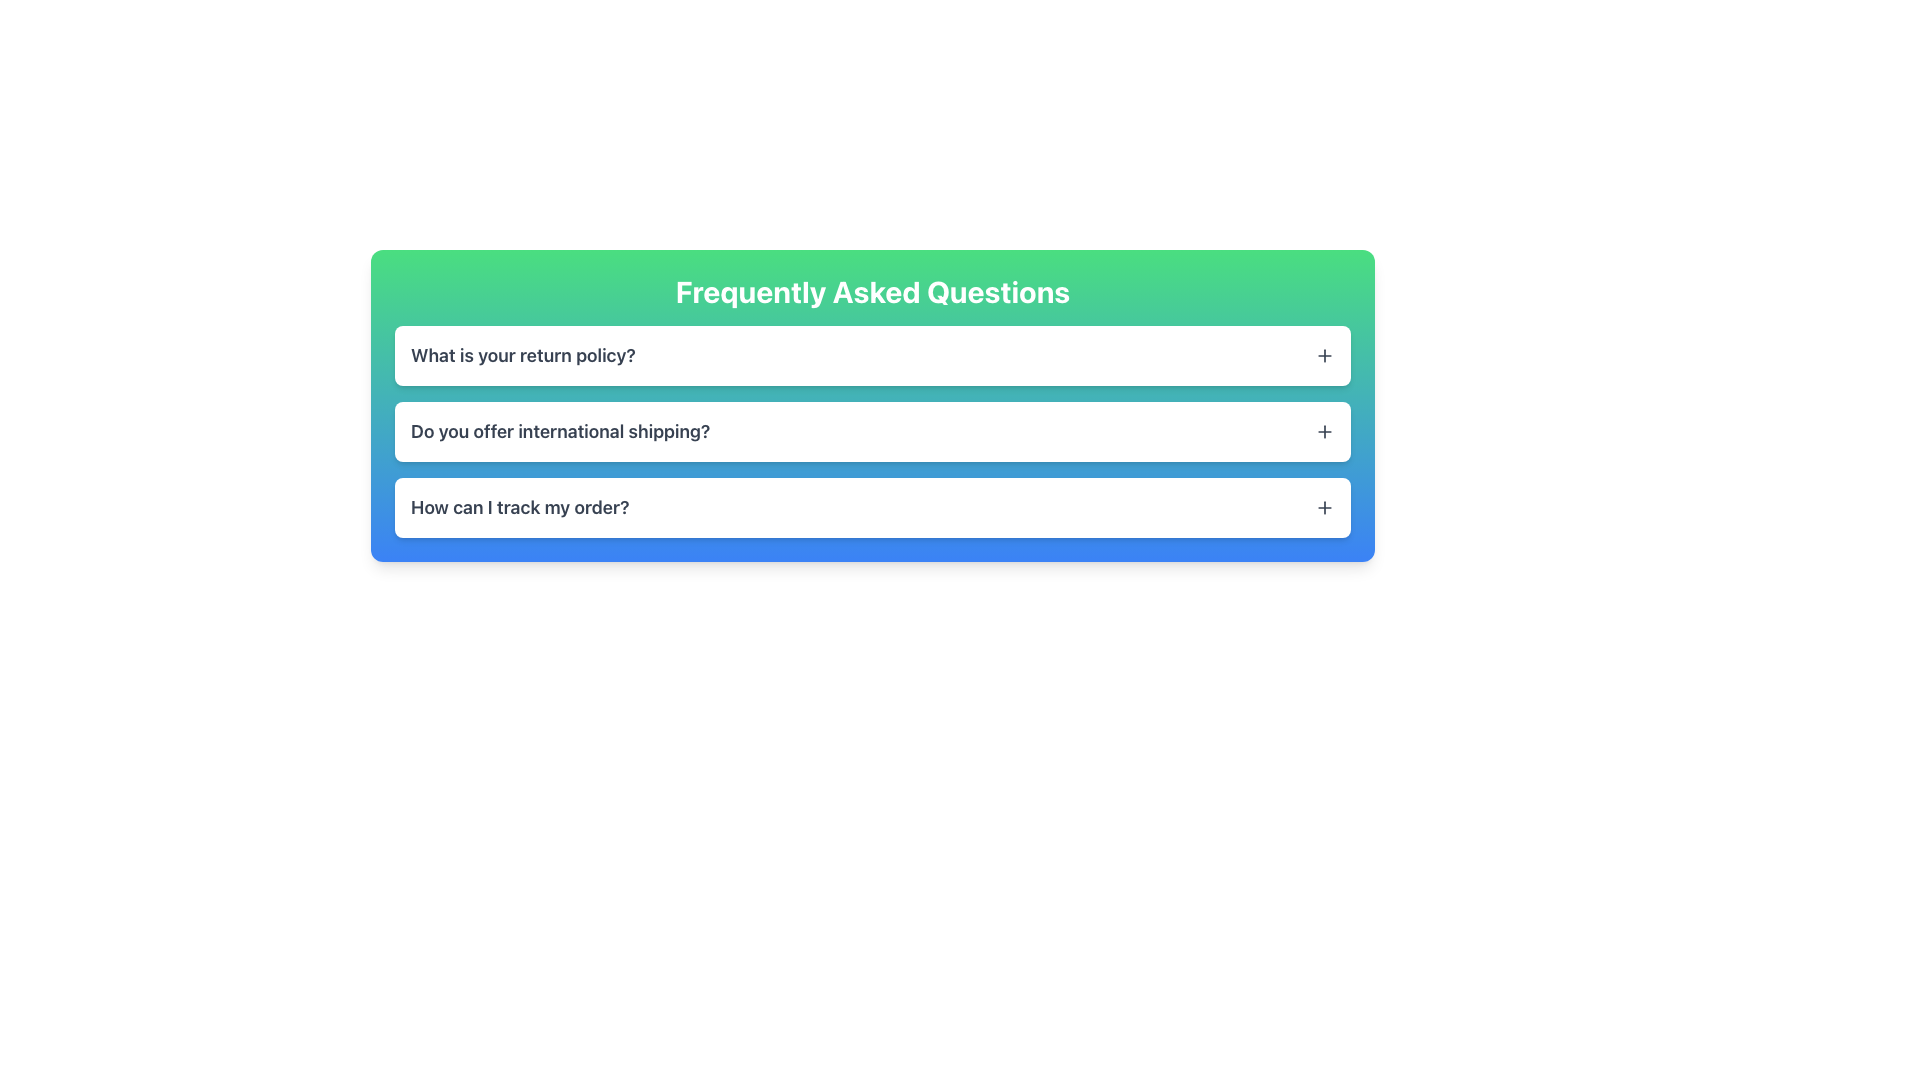  Describe the element at coordinates (523, 354) in the screenshot. I see `static text displaying the question 'What is your return policy?' which is prominently positioned at the top of the Frequently Asked Questions section` at that location.